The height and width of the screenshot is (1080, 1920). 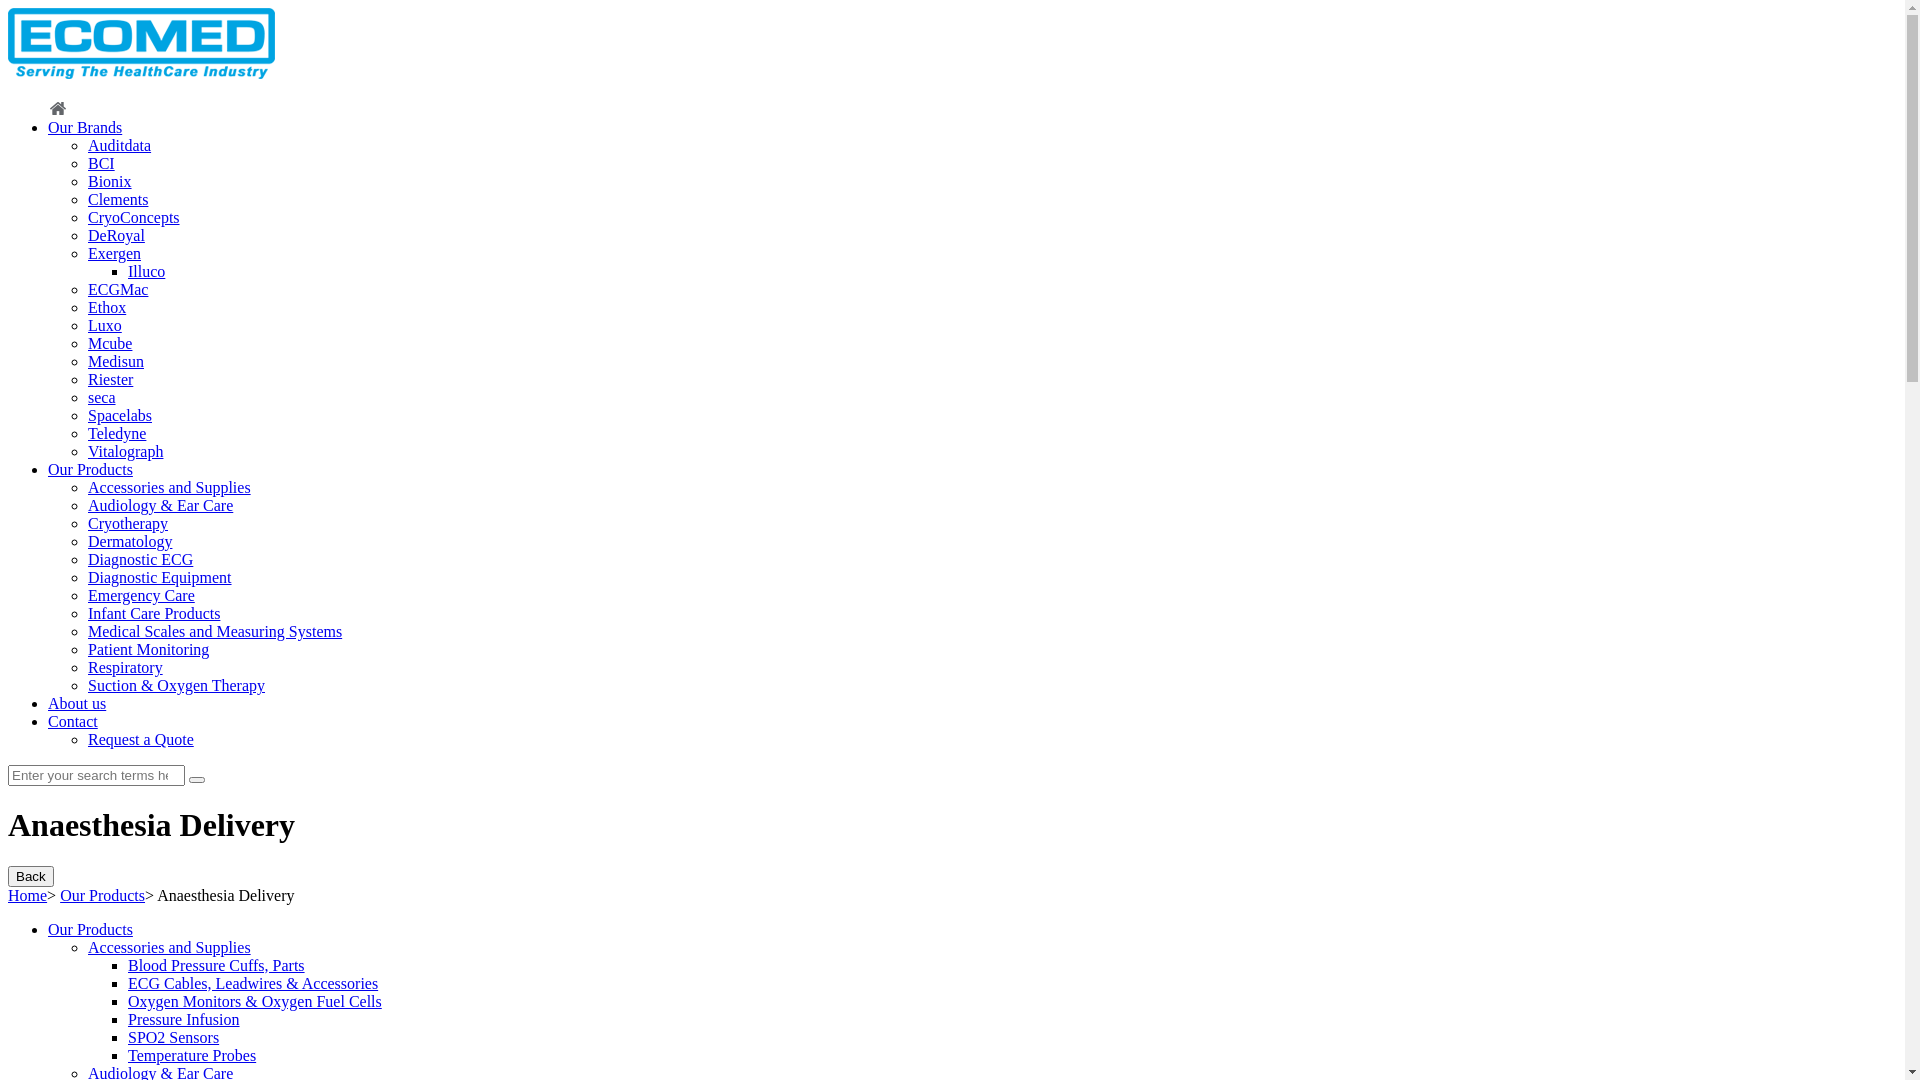 I want to click on 'Medical Scales and Measuring Systems', so click(x=86, y=631).